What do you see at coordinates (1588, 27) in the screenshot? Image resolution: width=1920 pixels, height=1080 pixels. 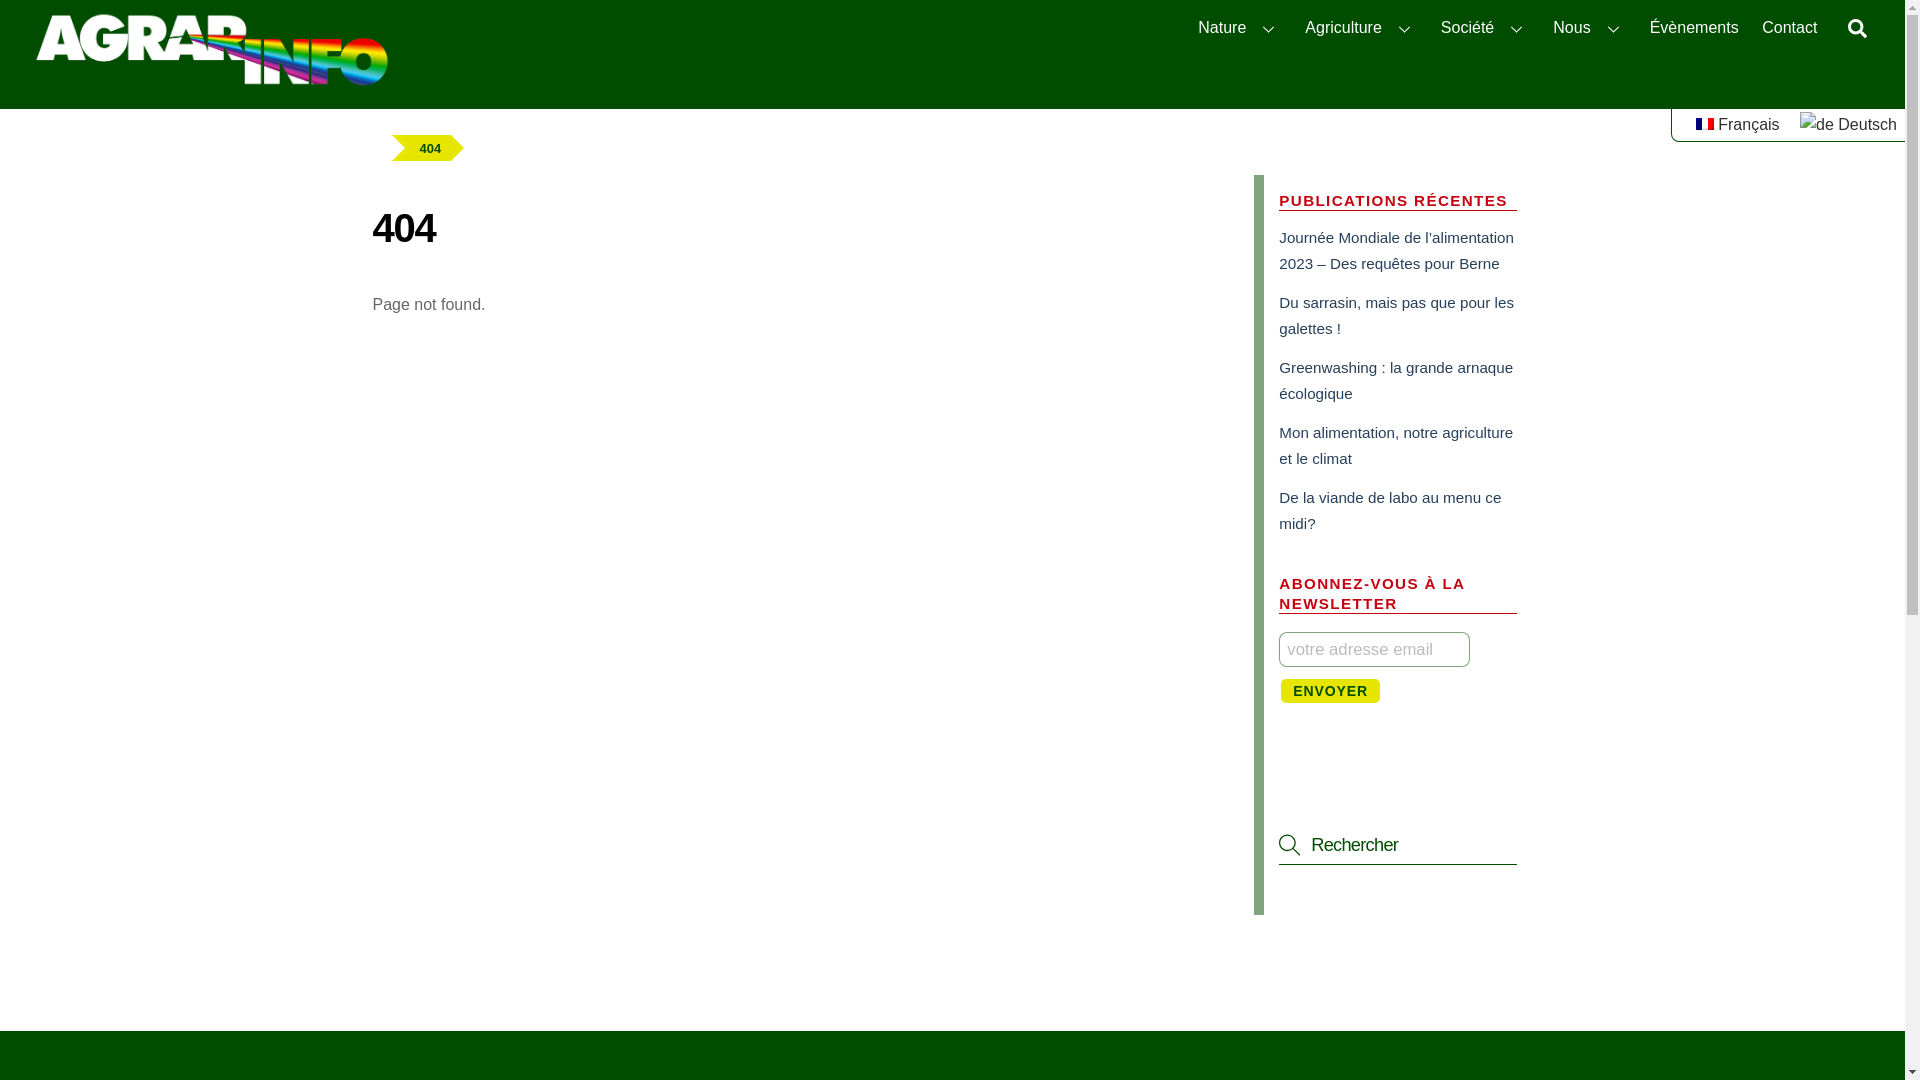 I see `'Nous'` at bounding box center [1588, 27].